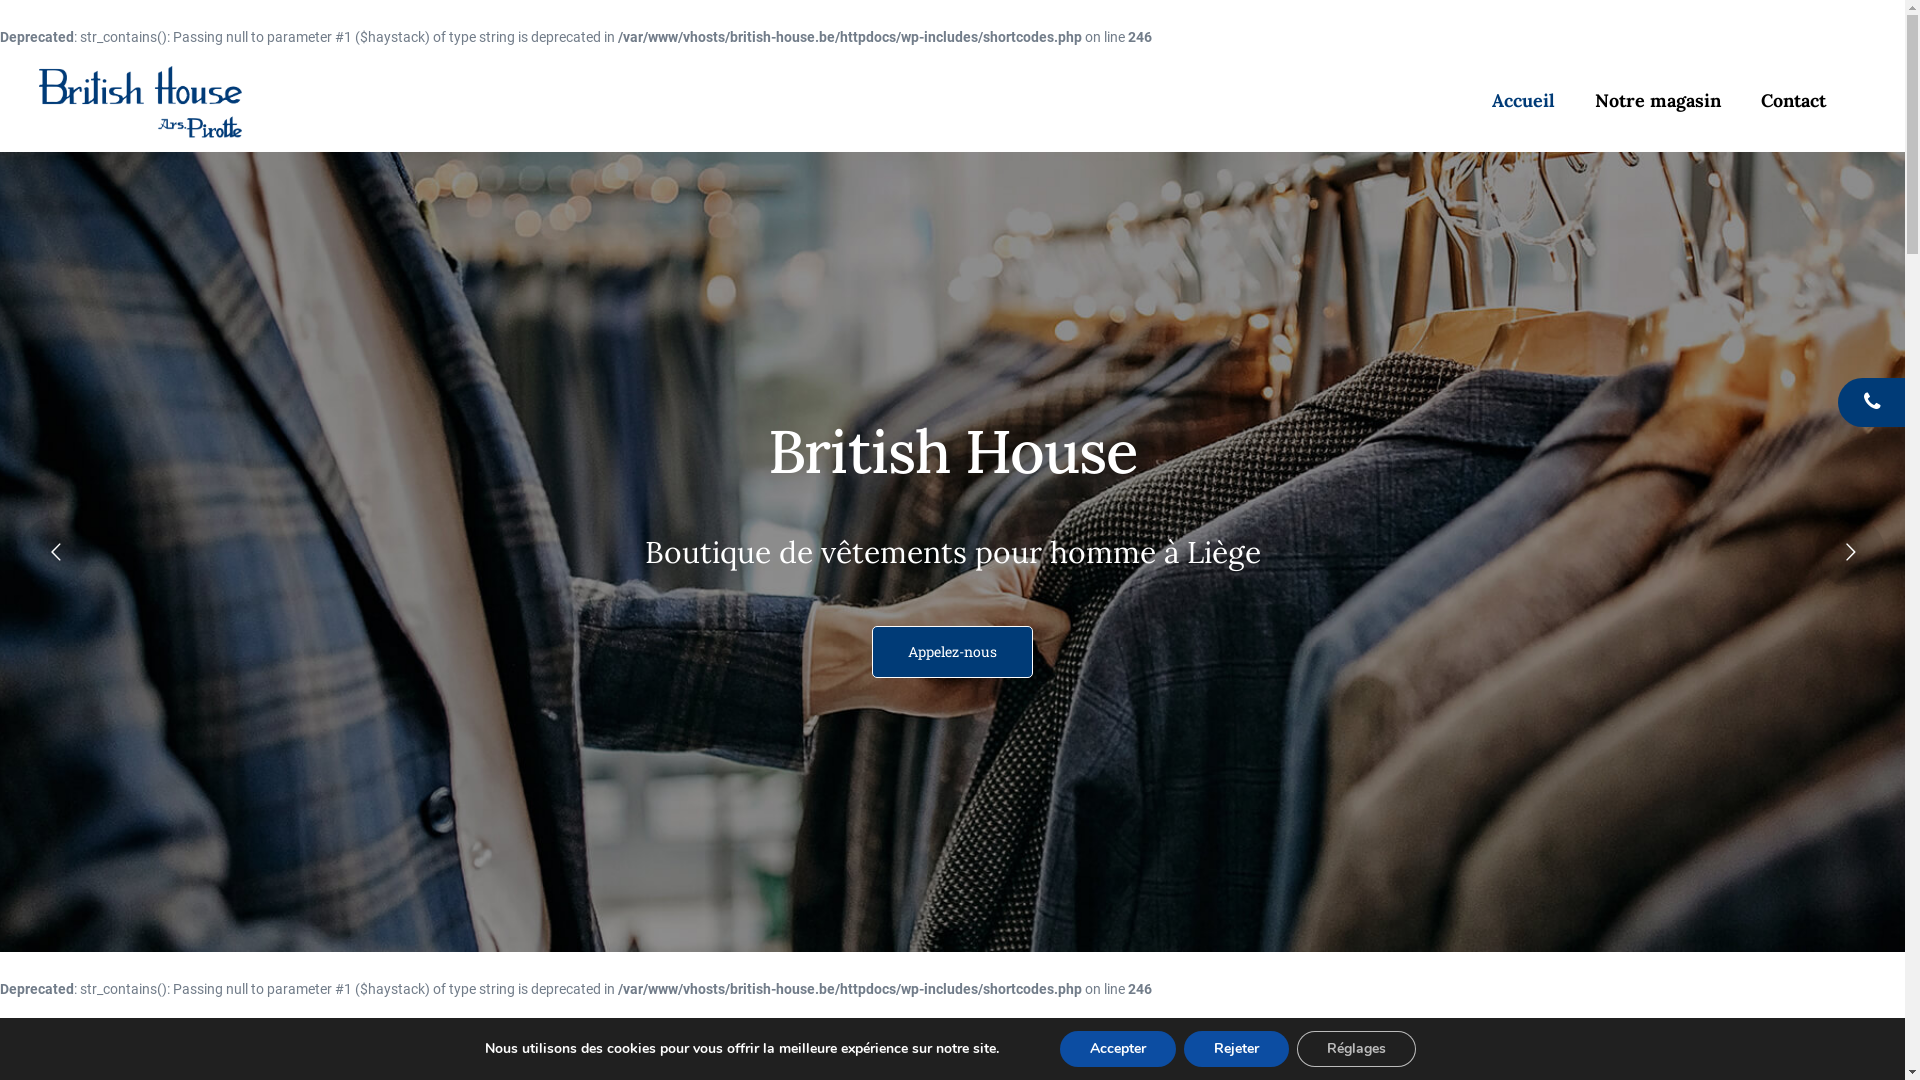 The height and width of the screenshot is (1080, 1920). What do you see at coordinates (1838, 402) in the screenshot?
I see `'04/277.00.65'` at bounding box center [1838, 402].